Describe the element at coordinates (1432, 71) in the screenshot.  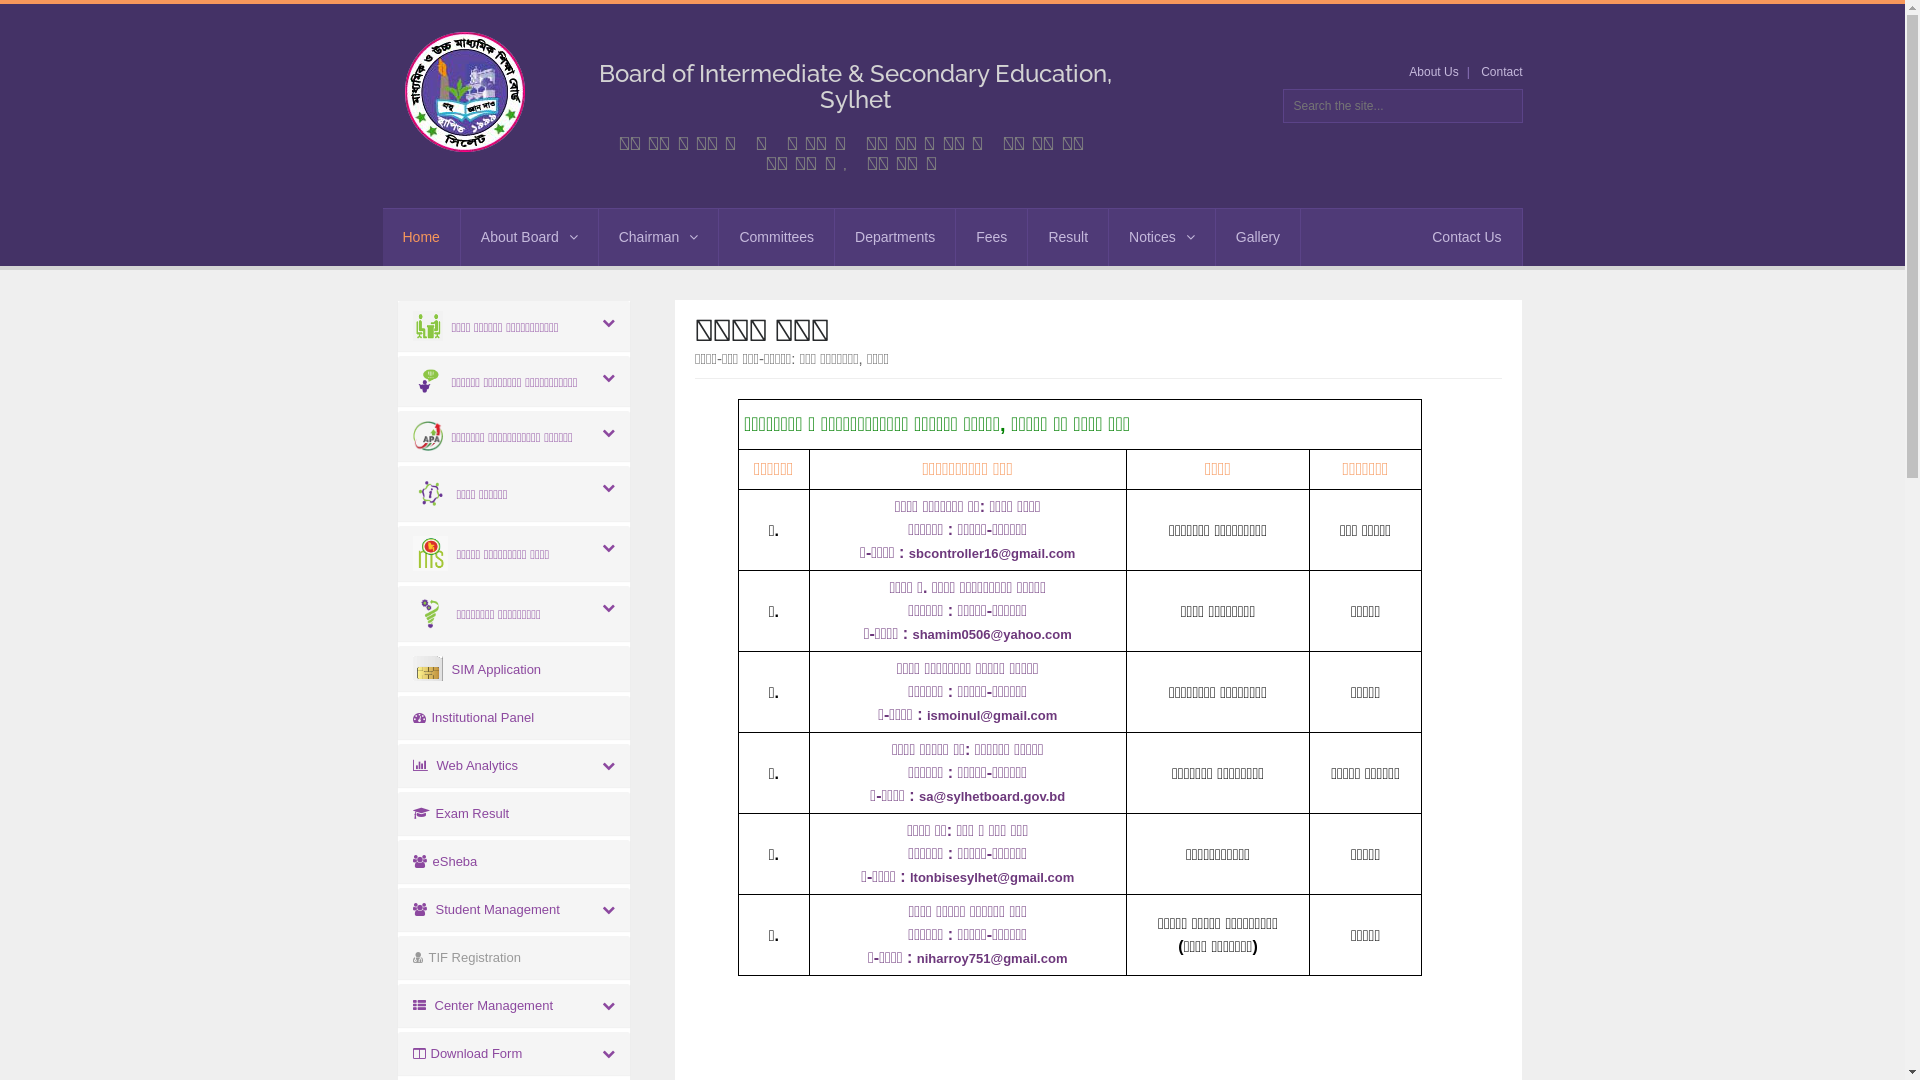
I see `'About Us'` at that location.